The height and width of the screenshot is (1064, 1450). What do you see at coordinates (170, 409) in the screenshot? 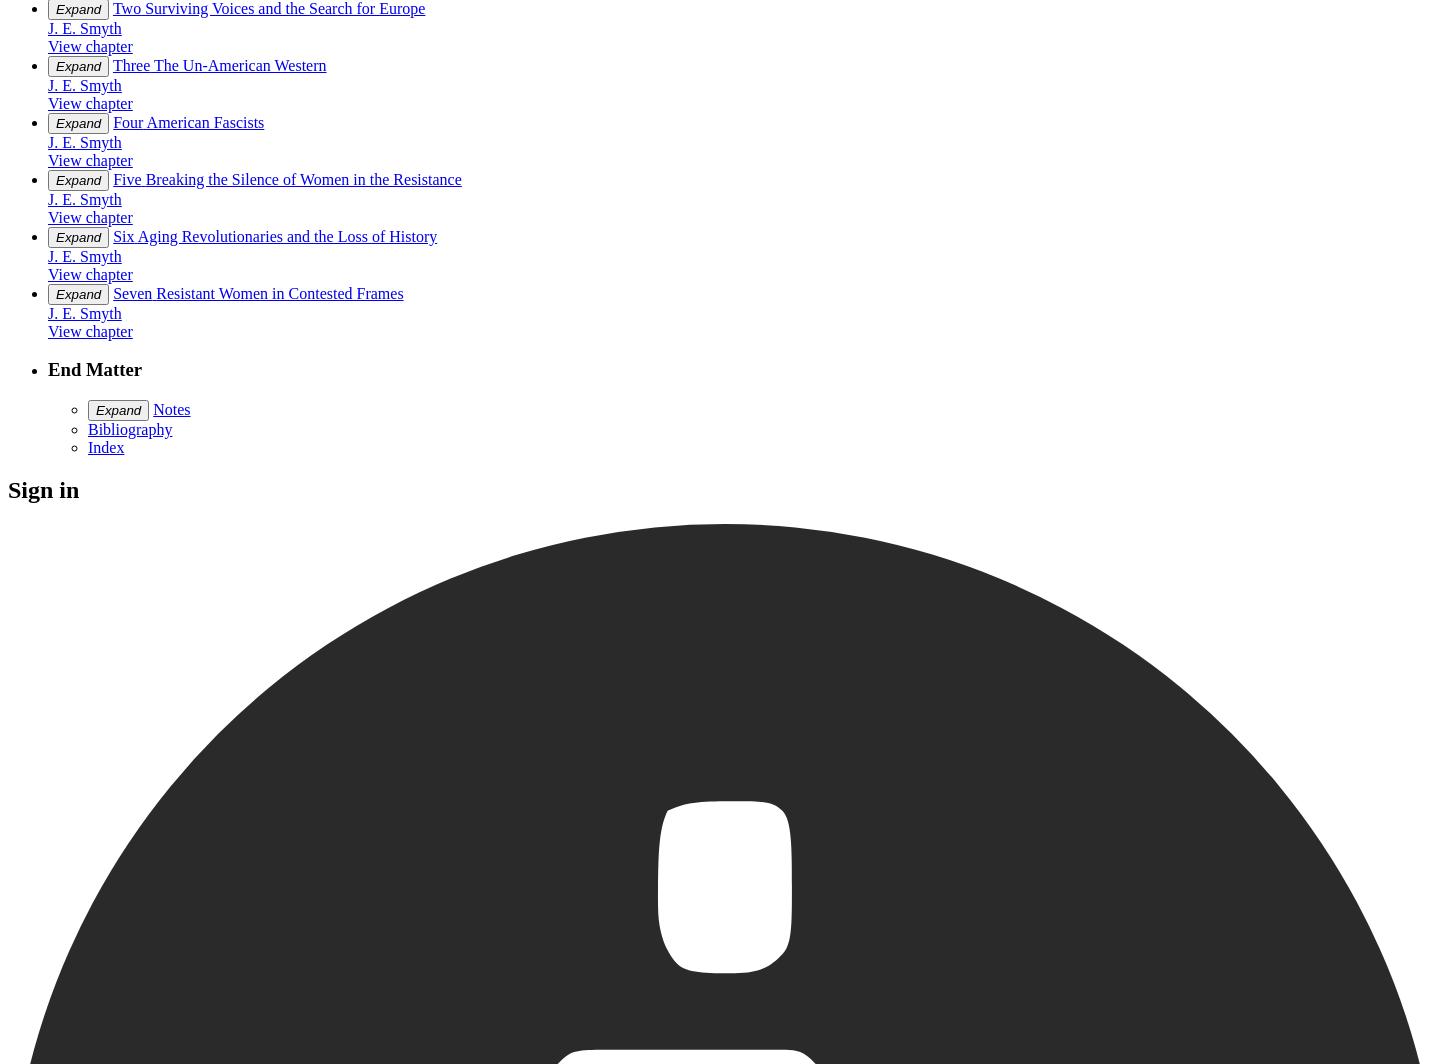
I see `'Notes'` at bounding box center [170, 409].